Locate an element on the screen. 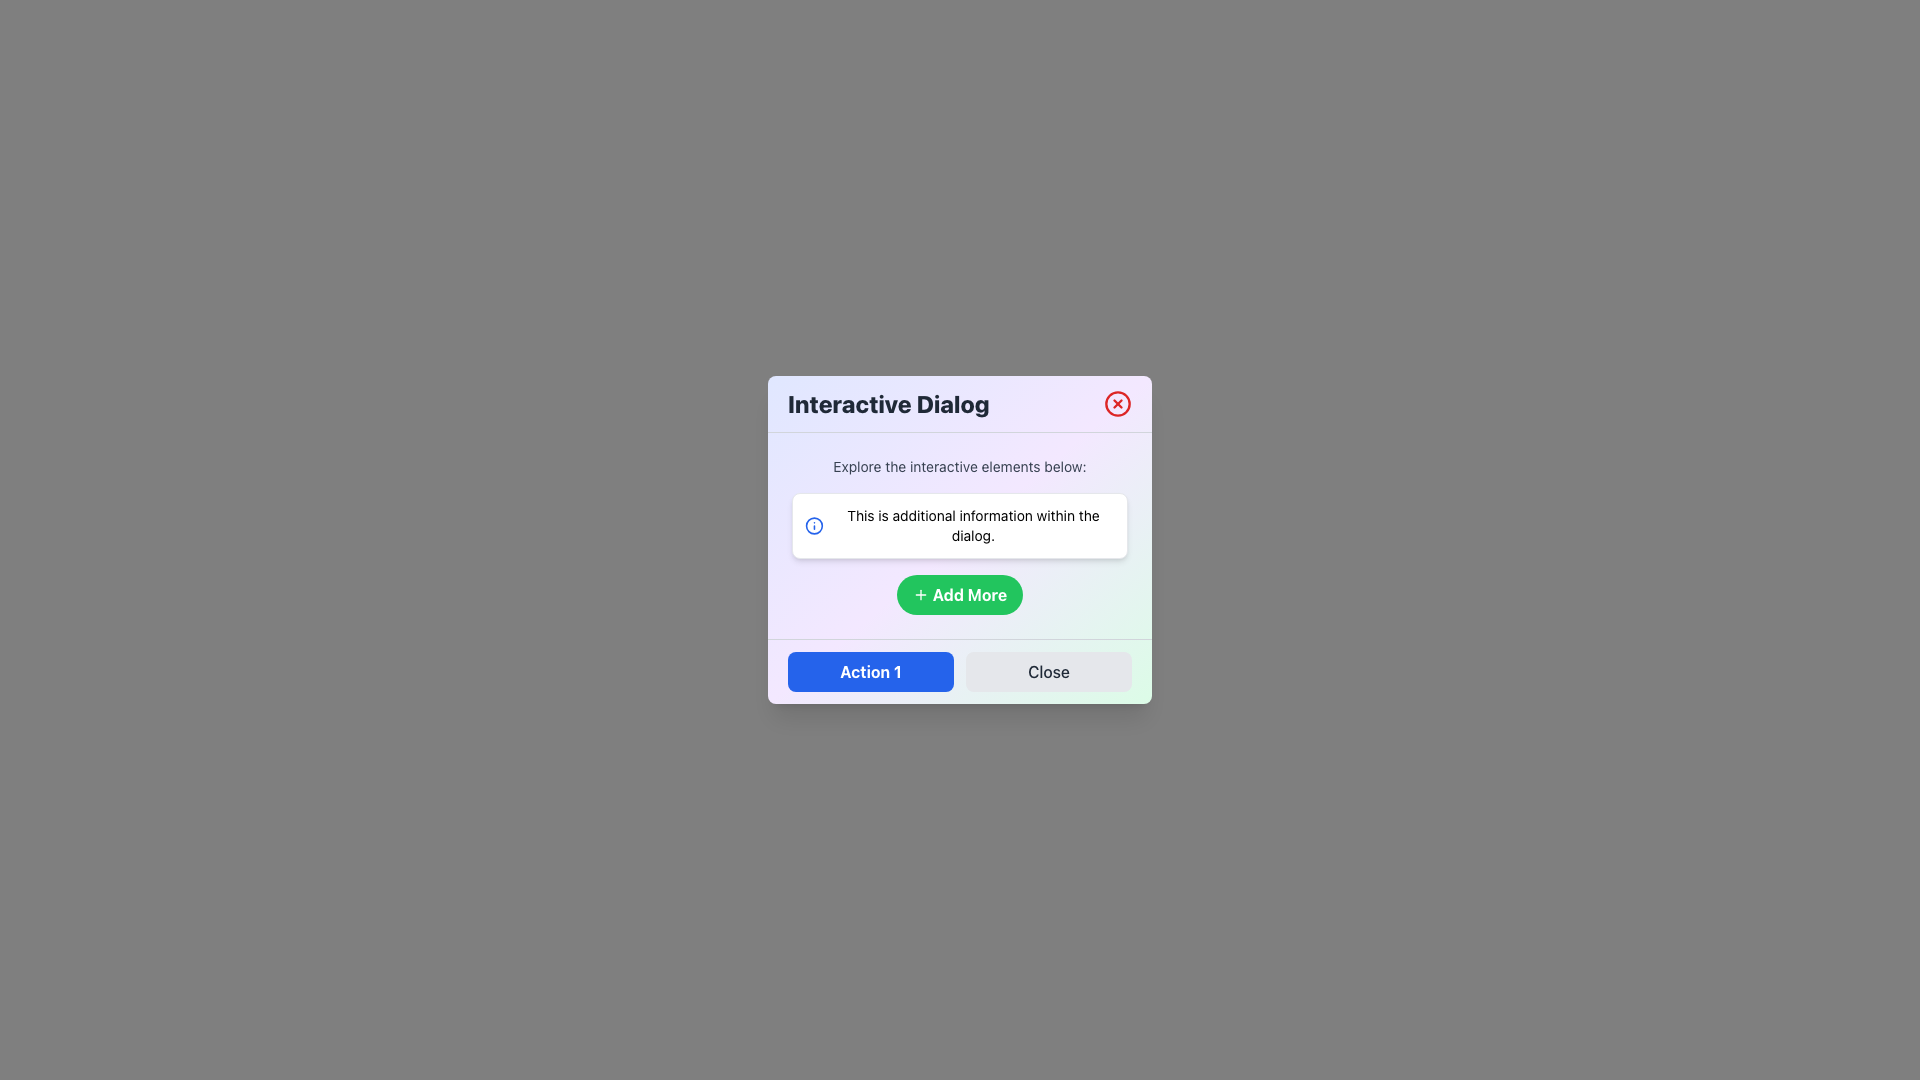 The width and height of the screenshot is (1920, 1080). the text block serving as the title or heading at the top center of the dialog interface, located left of an icon-like button is located at coordinates (887, 404).